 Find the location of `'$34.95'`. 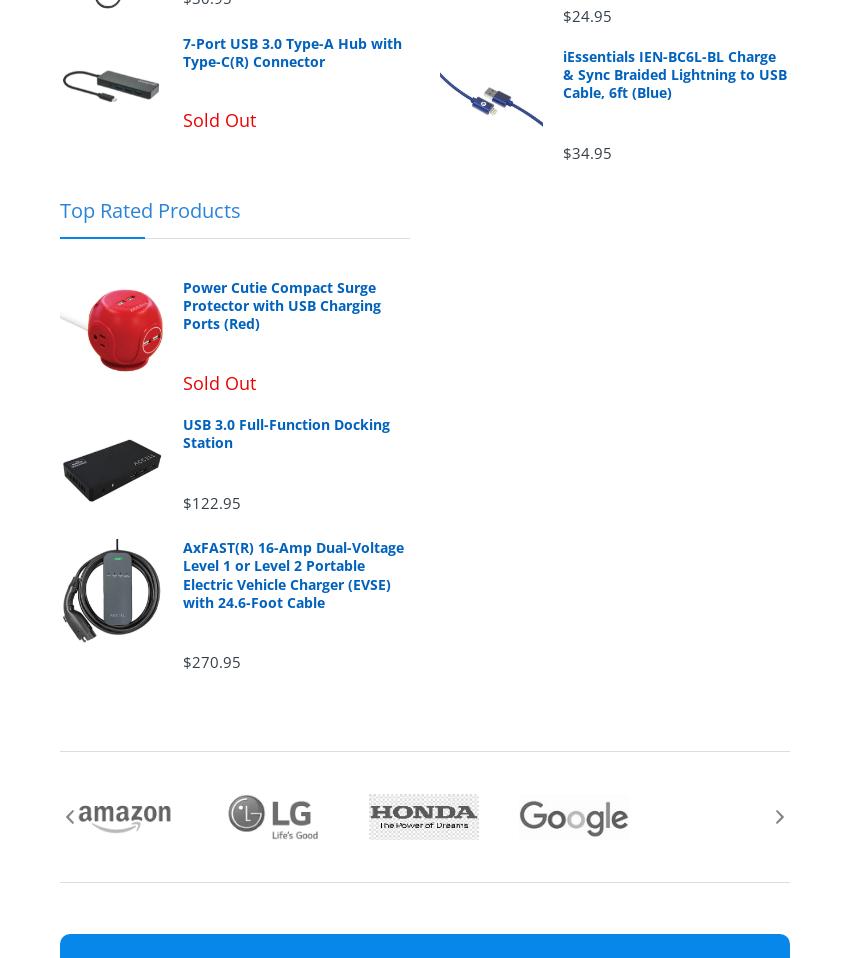

'$34.95' is located at coordinates (587, 152).